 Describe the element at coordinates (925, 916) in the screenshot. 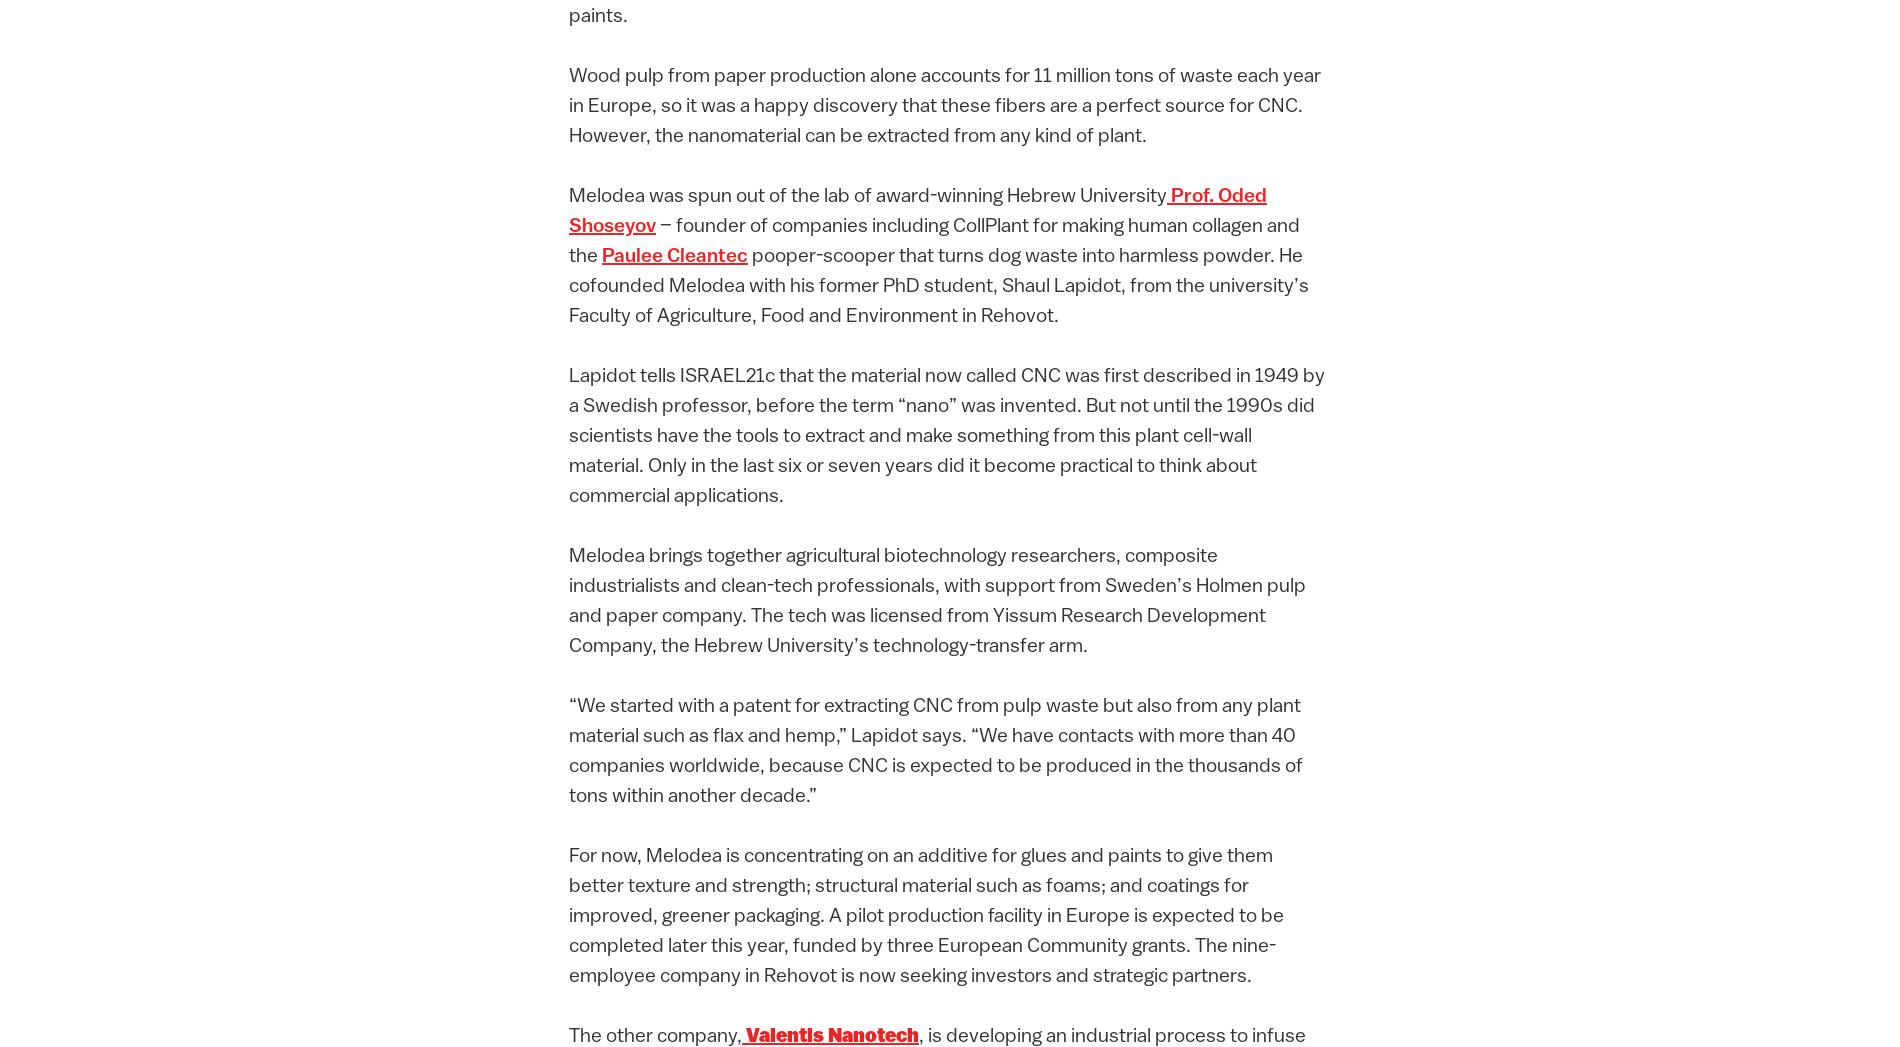

I see `'For now, Melodea is concentrating on an additive for glues and paints to give them better texture and strength; structural material such as foams; and coatings for improved, greener packaging. A pilot production facility in Europe is expected to be completed later this year, funded by three European Community grants. The nine-employee company in Rehovot is now seeking investors and strategic partners.'` at that location.